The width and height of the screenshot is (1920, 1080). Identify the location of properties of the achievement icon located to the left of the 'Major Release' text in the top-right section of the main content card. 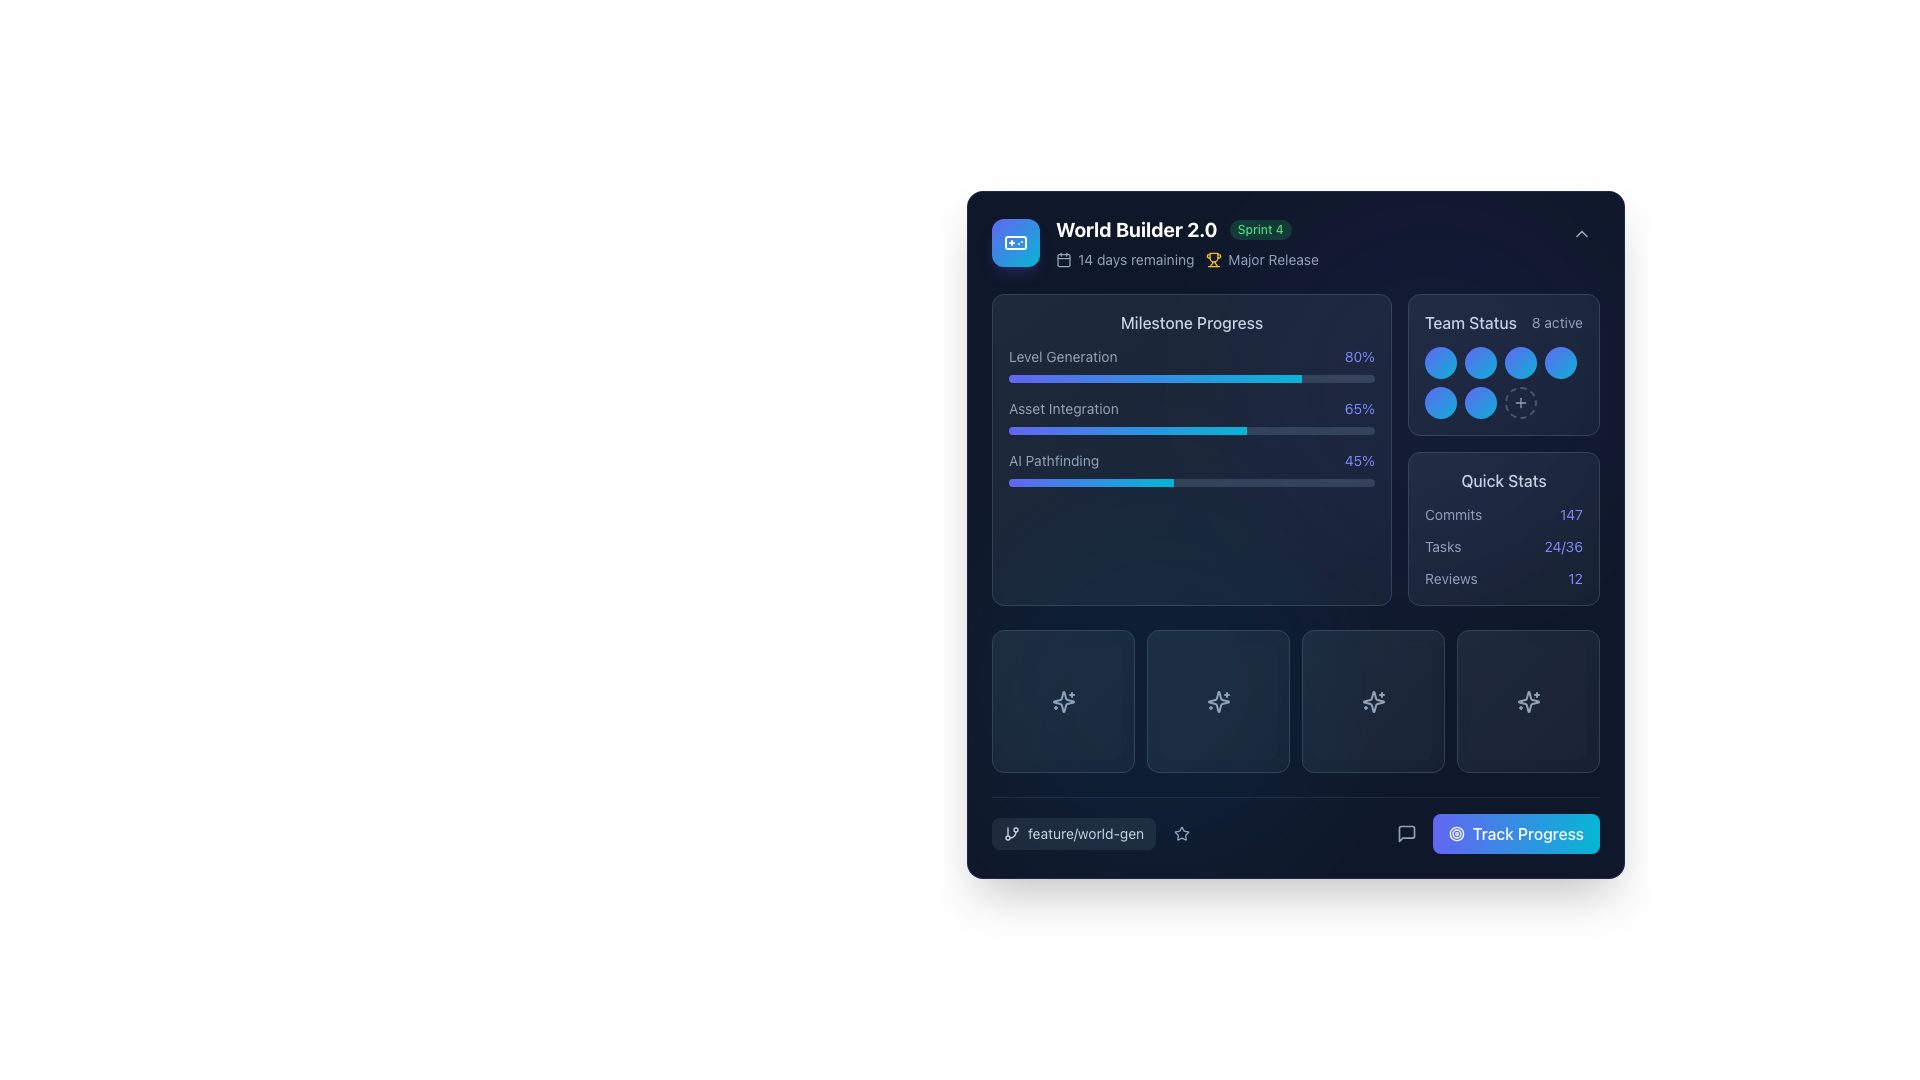
(1213, 258).